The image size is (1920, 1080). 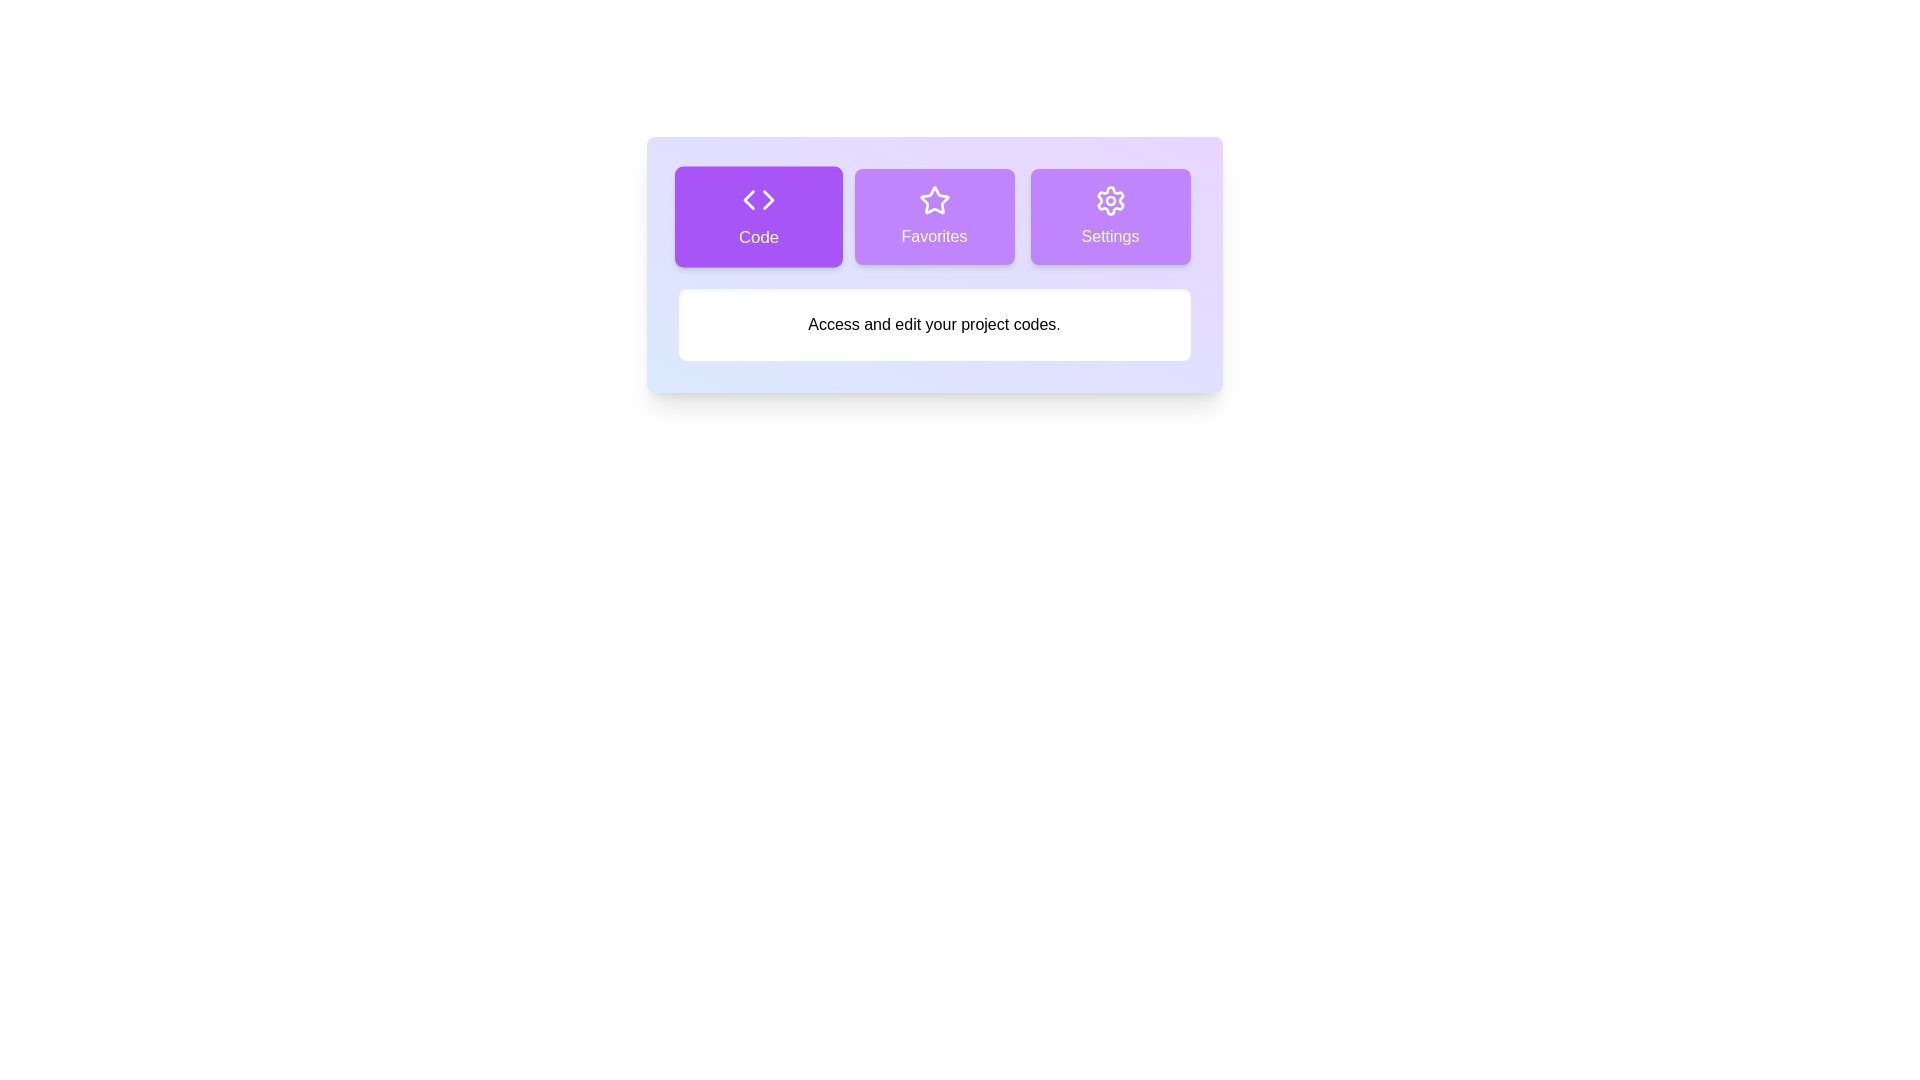 What do you see at coordinates (1109, 200) in the screenshot?
I see `the settings icon located at the center of the 'Settings' button in the top bar` at bounding box center [1109, 200].